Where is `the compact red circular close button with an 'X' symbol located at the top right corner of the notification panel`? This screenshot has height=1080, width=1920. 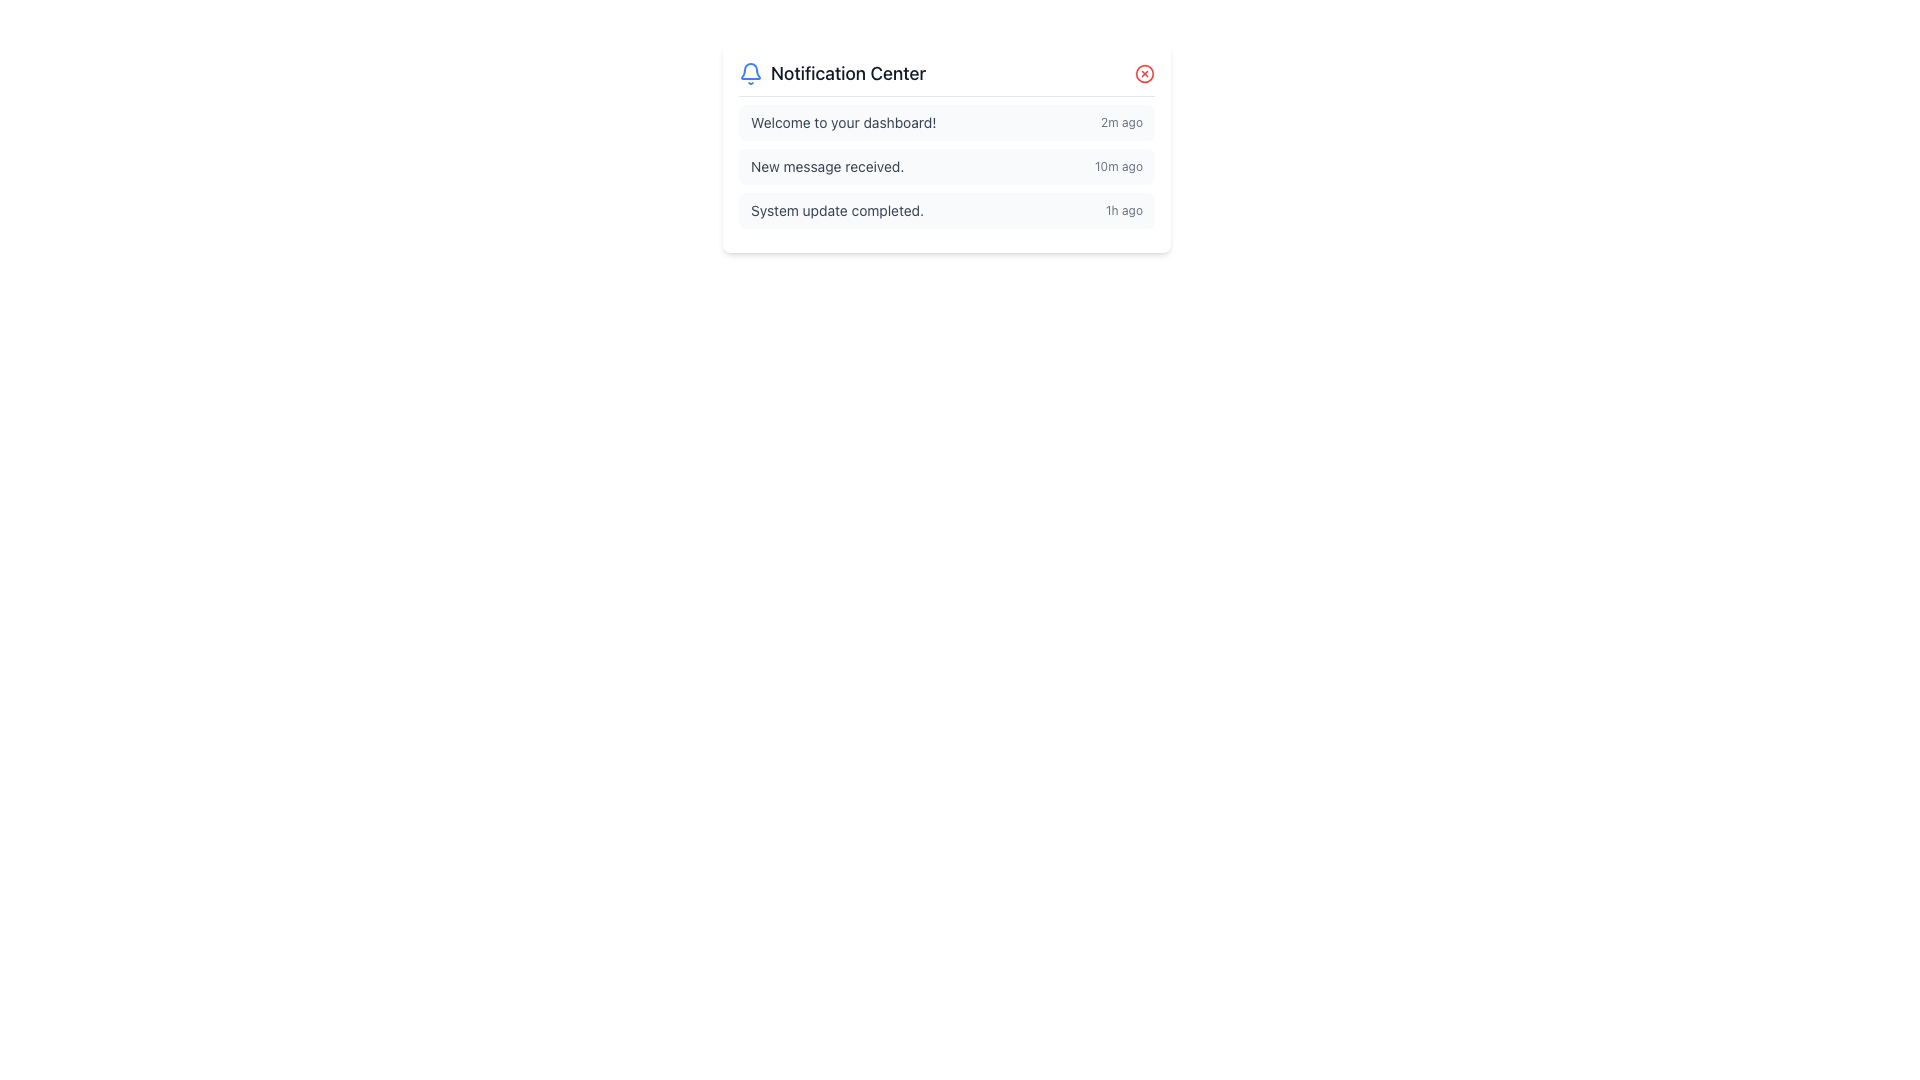 the compact red circular close button with an 'X' symbol located at the top right corner of the notification panel is located at coordinates (1145, 72).